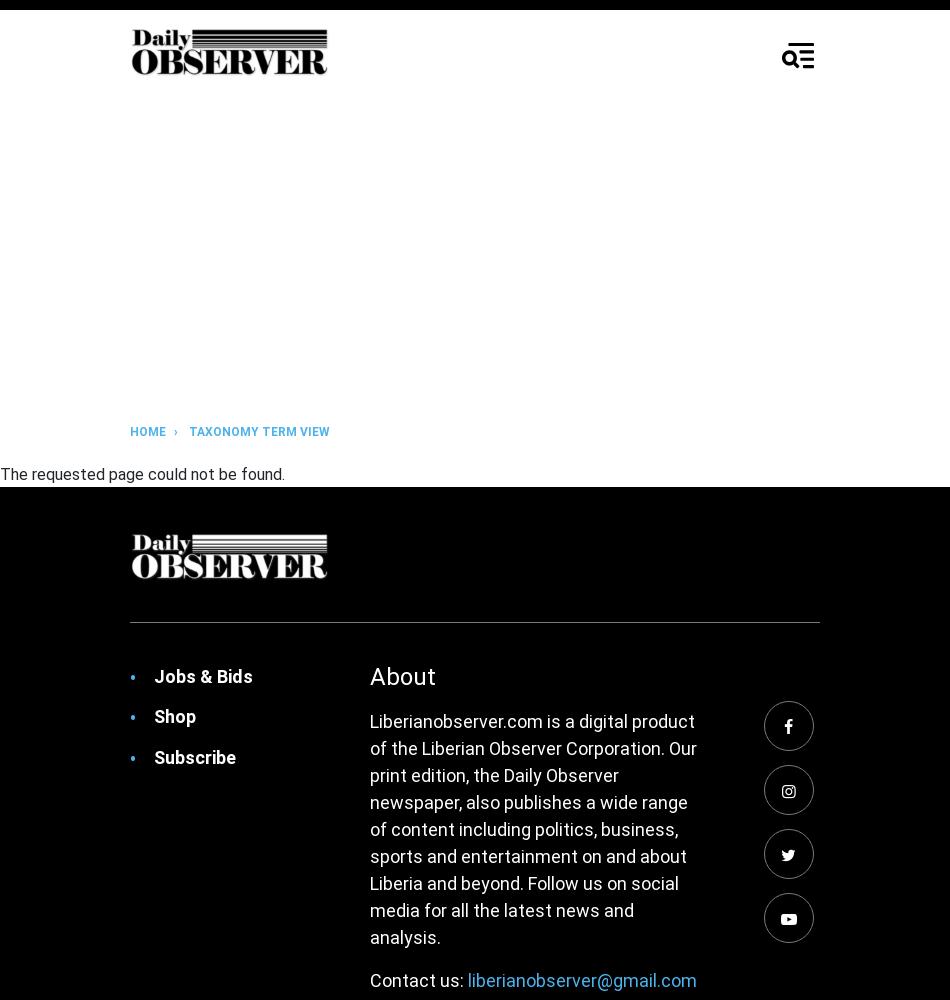  What do you see at coordinates (581, 979) in the screenshot?
I see `'liberianobserver@gmail.com'` at bounding box center [581, 979].